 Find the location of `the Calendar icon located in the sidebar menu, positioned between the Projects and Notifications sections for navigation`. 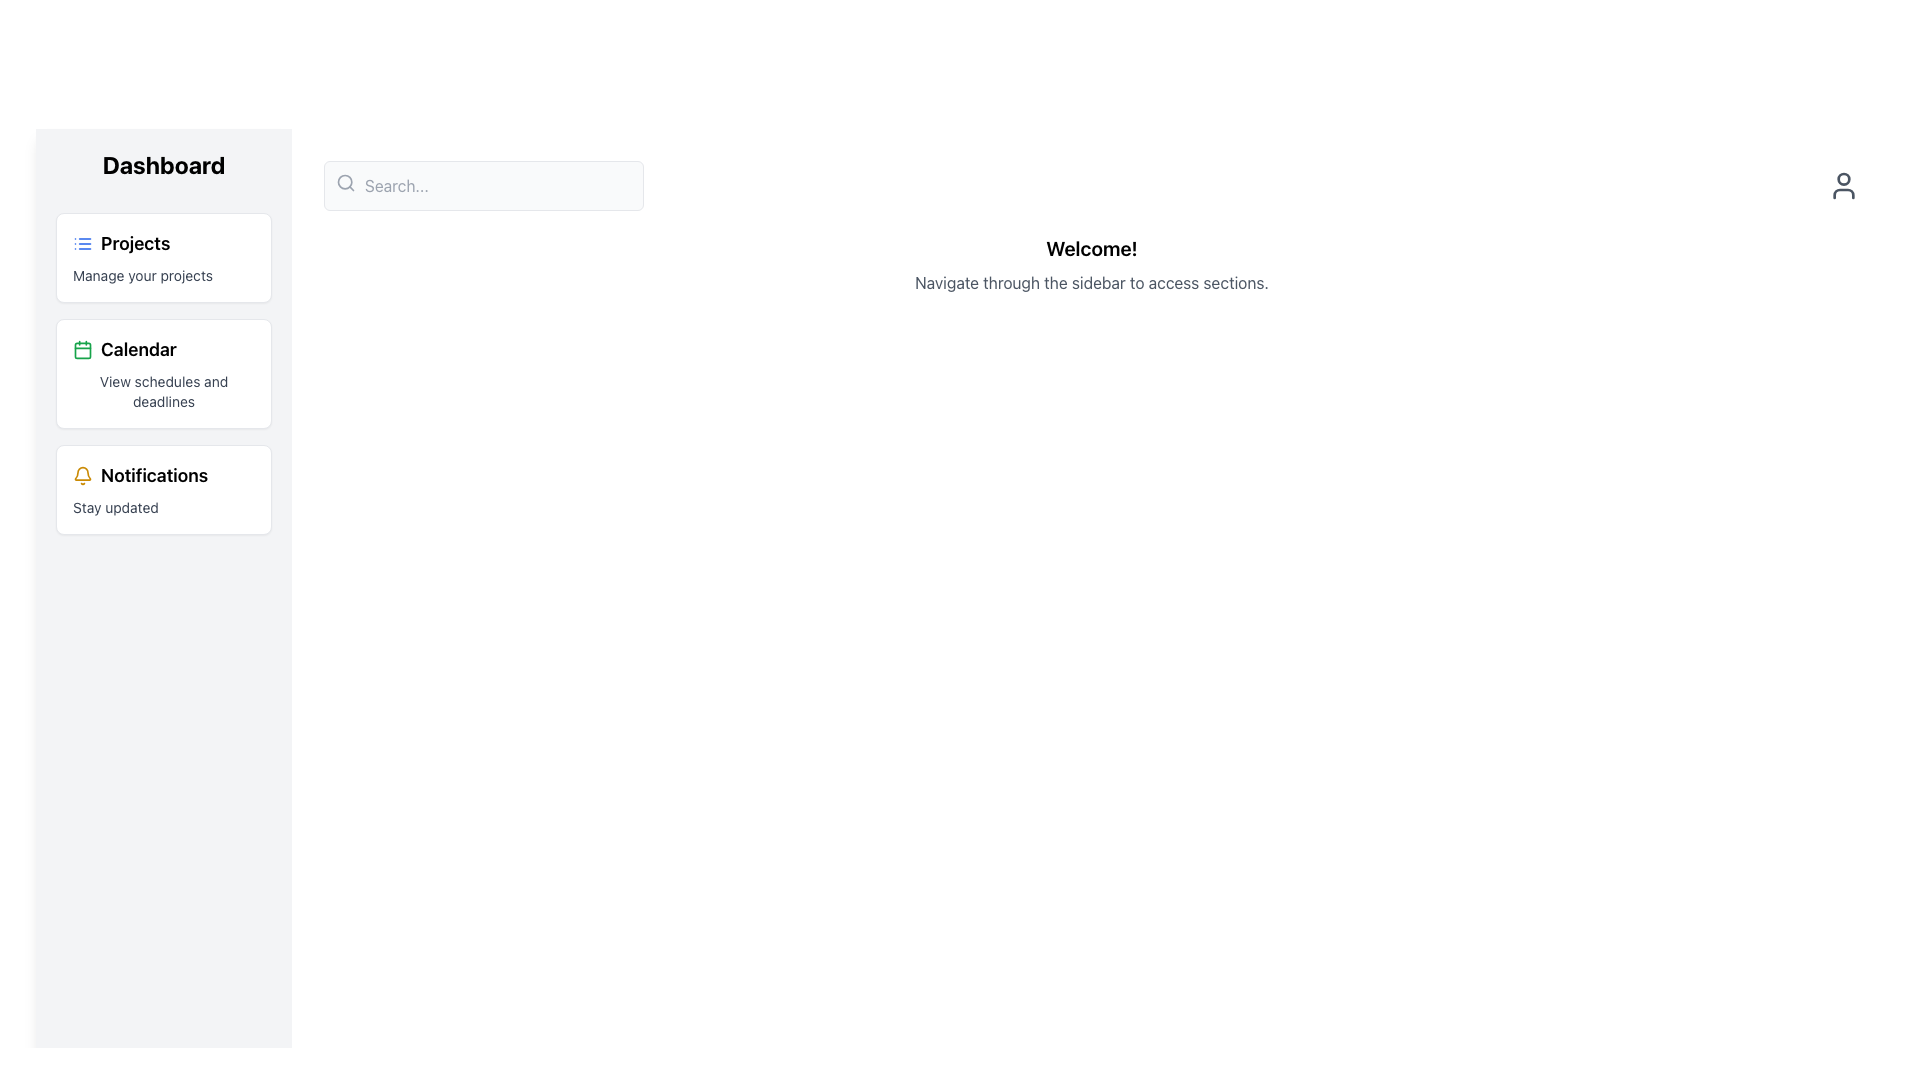

the Calendar icon located in the sidebar menu, positioned between the Projects and Notifications sections for navigation is located at coordinates (81, 349).